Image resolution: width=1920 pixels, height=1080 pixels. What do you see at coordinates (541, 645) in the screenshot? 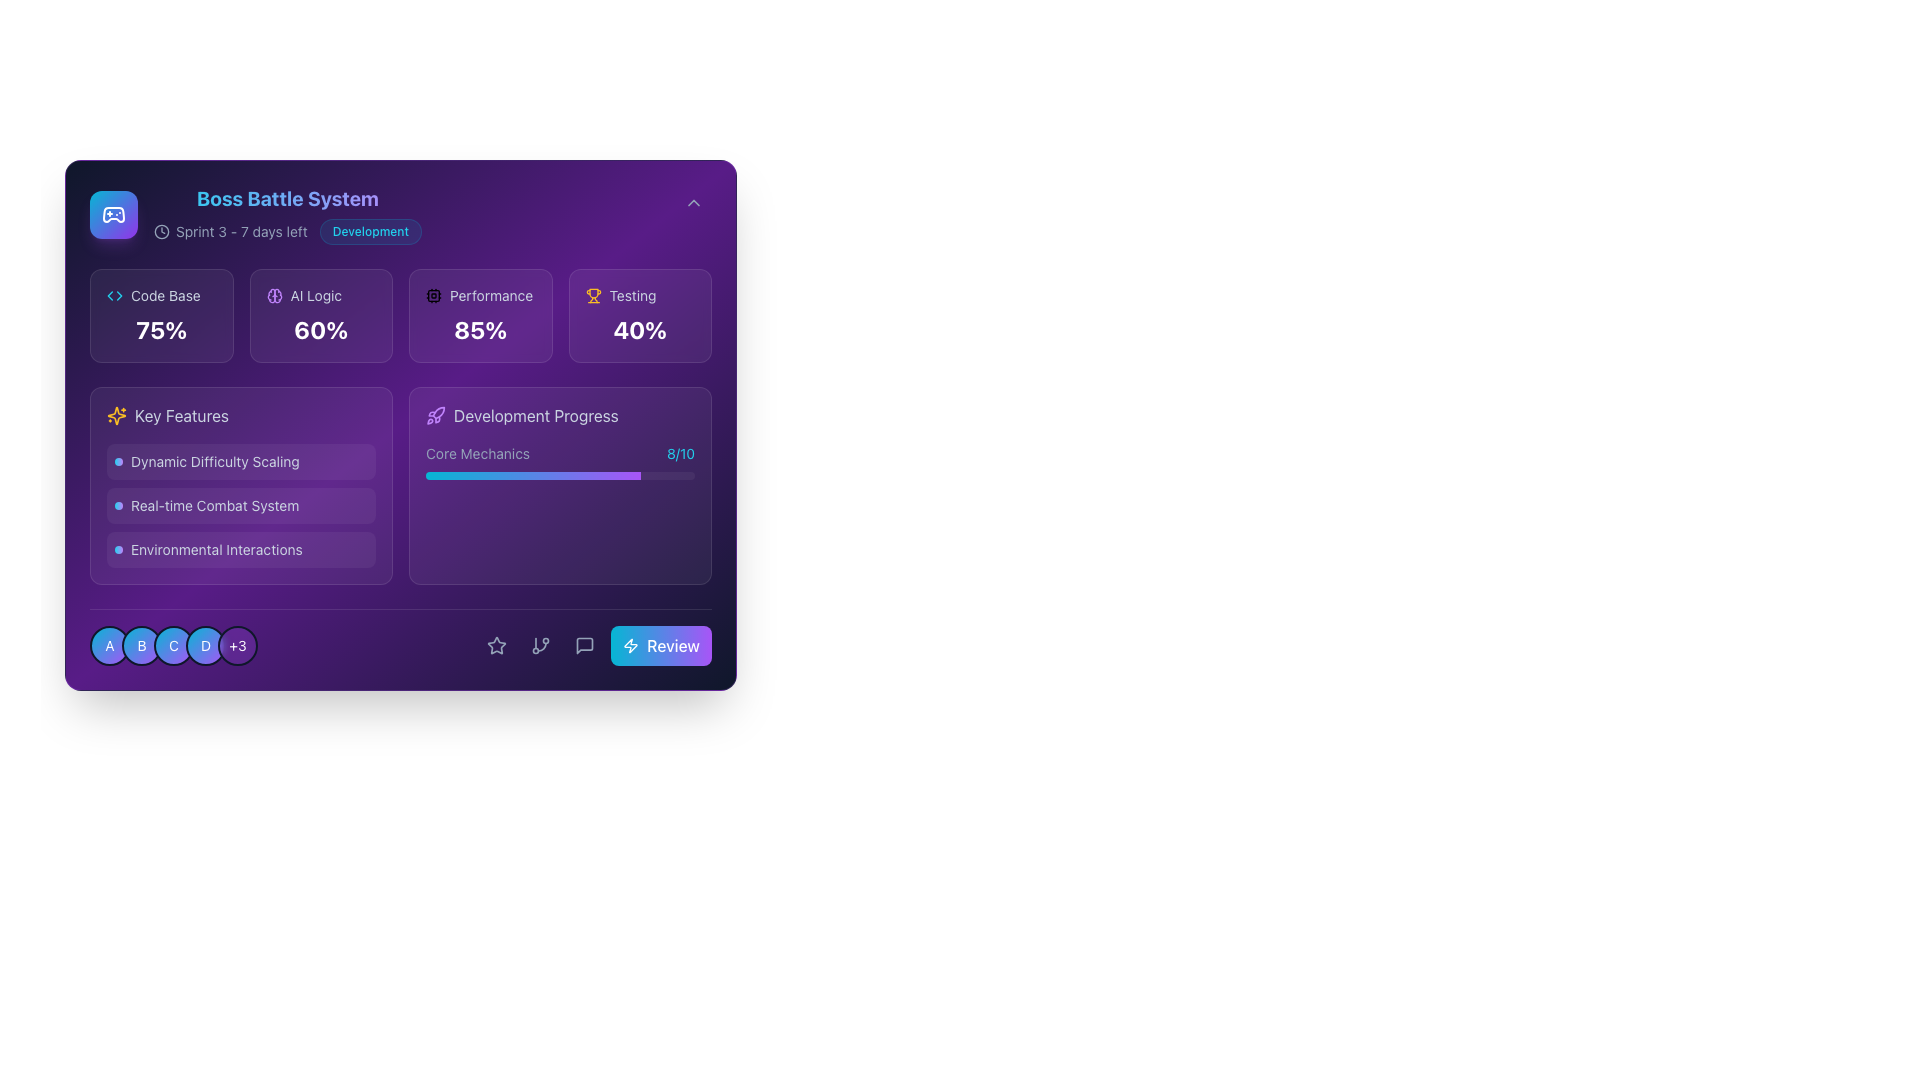
I see `the version control icon located in the bottom right of the toolbar` at bounding box center [541, 645].